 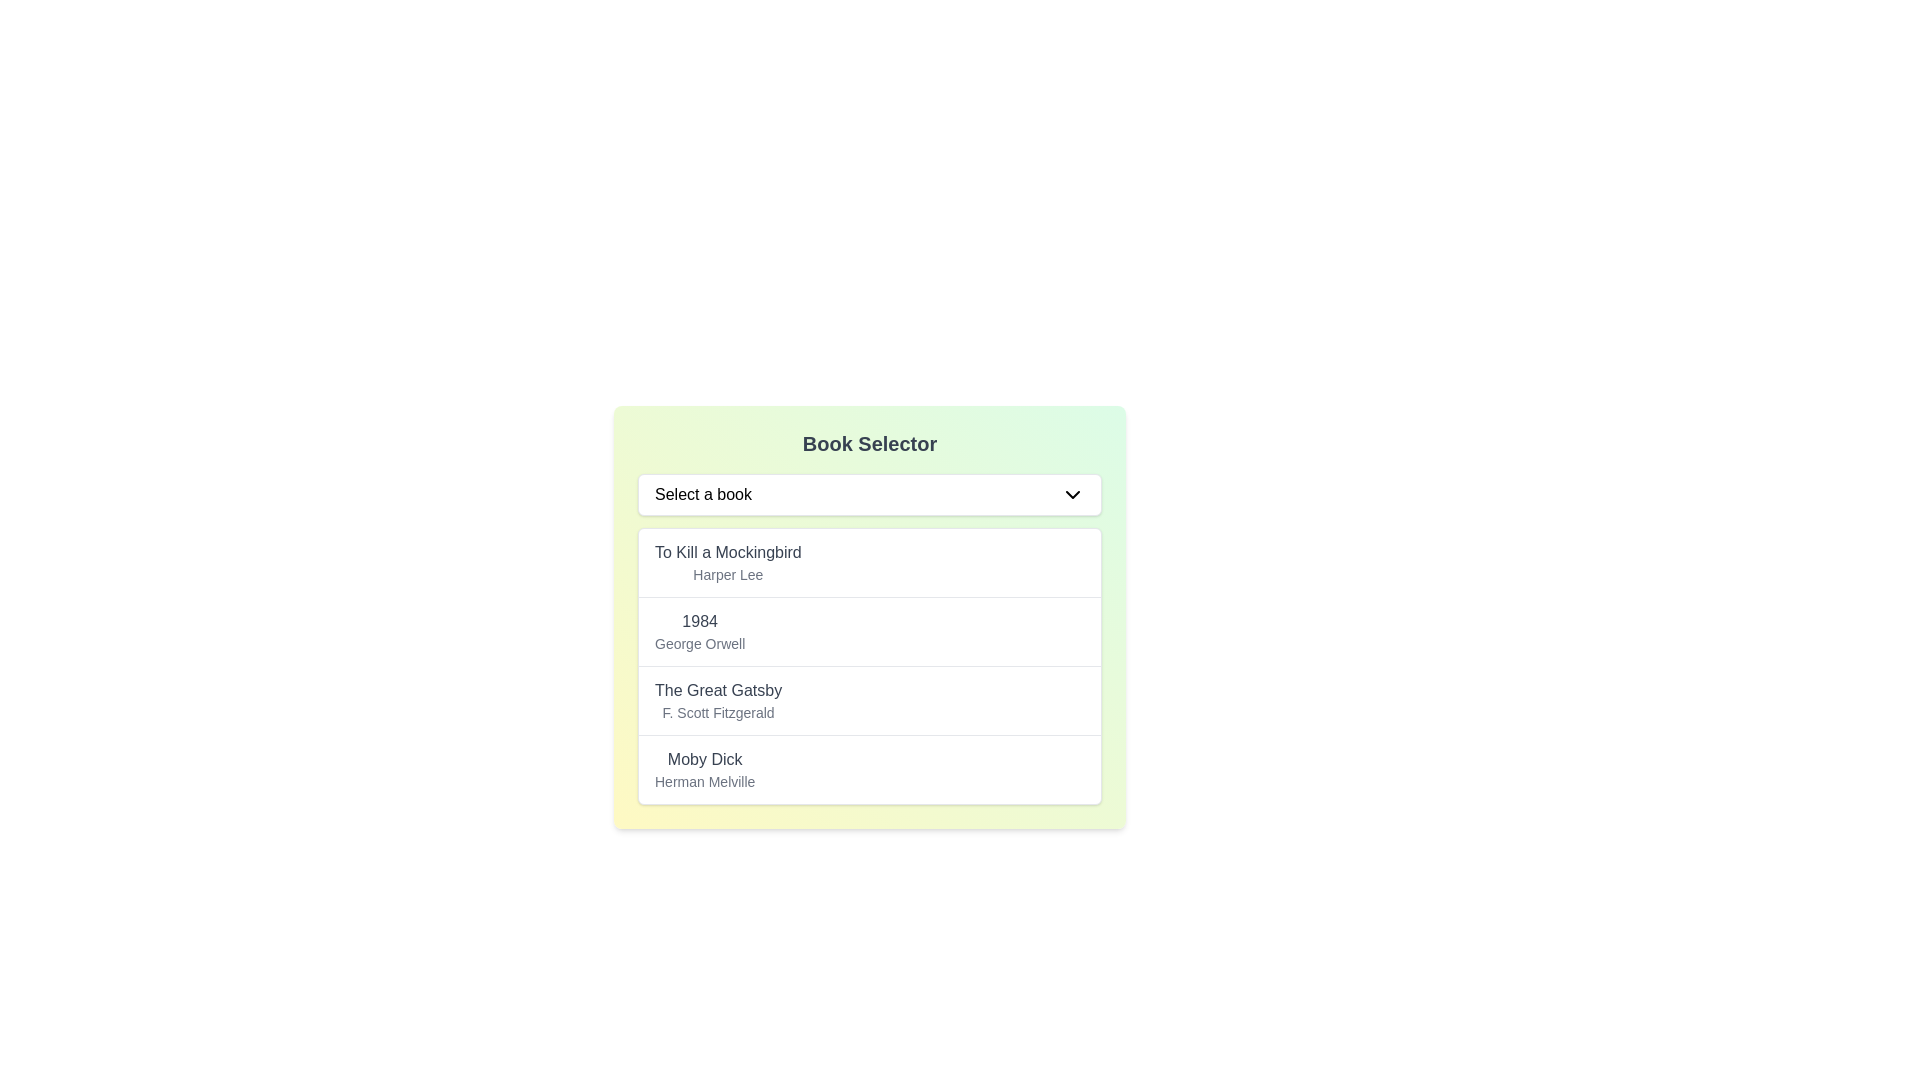 What do you see at coordinates (705, 759) in the screenshot?
I see `the text label displaying the title of the book, which is the last entry in the 'Book Selector' interface` at bounding box center [705, 759].